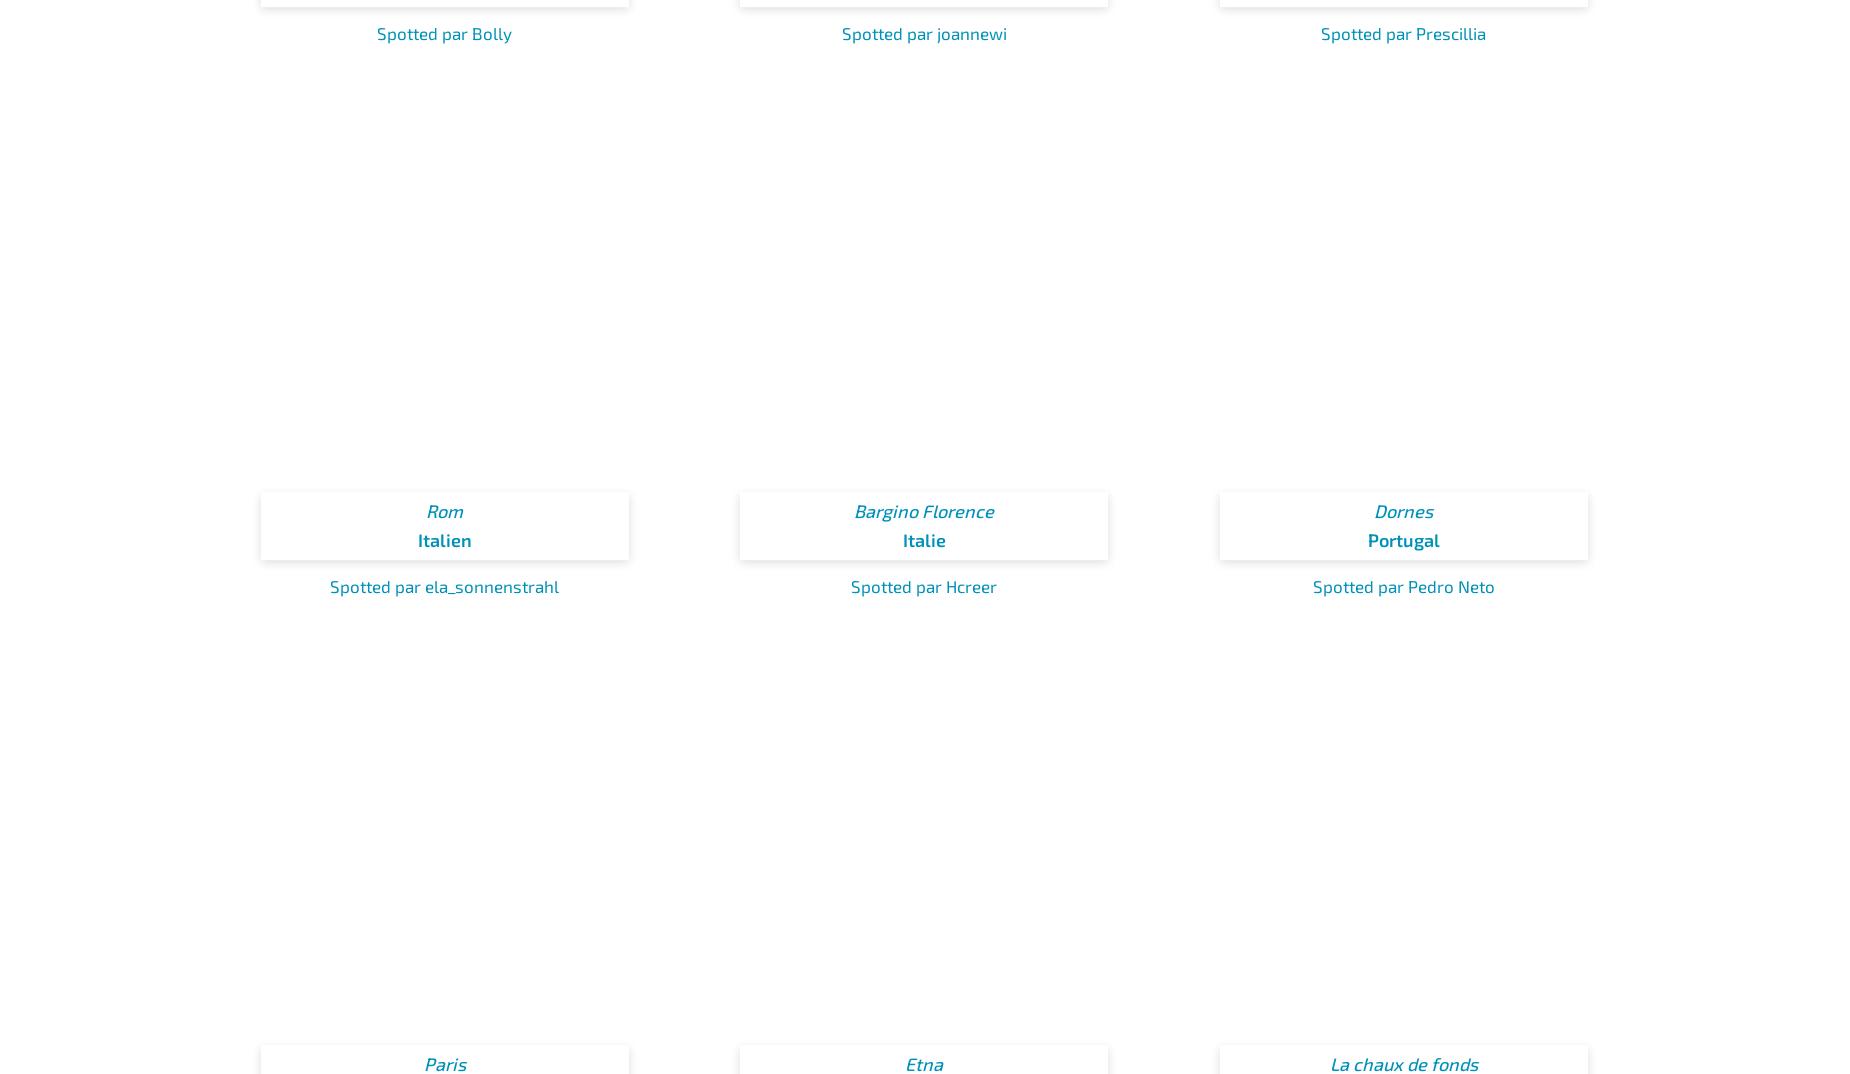 This screenshot has width=1850, height=1074. Describe the element at coordinates (443, 539) in the screenshot. I see `'Italien'` at that location.